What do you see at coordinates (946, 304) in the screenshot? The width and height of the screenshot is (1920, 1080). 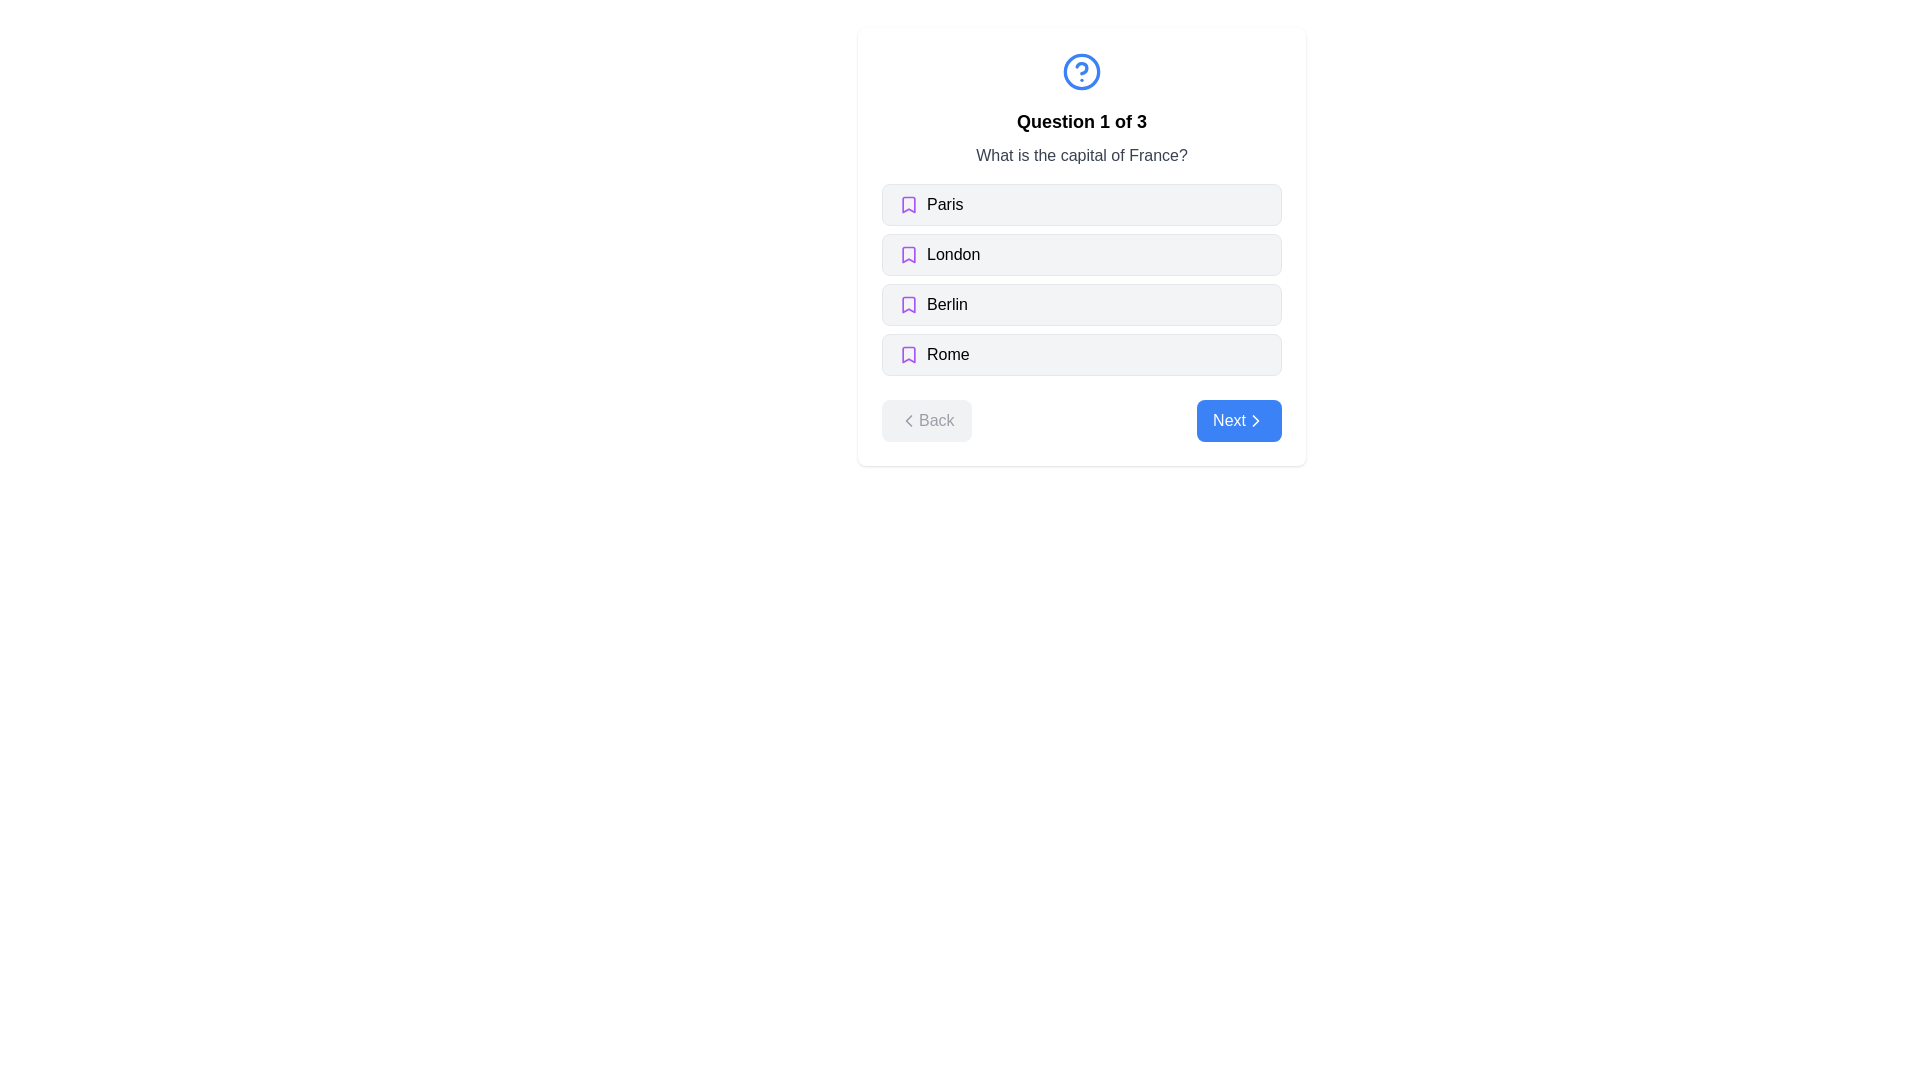 I see `the text 'Berlin', which is centrally positioned in the third option row under the question 'What is the capital of France?'` at bounding box center [946, 304].